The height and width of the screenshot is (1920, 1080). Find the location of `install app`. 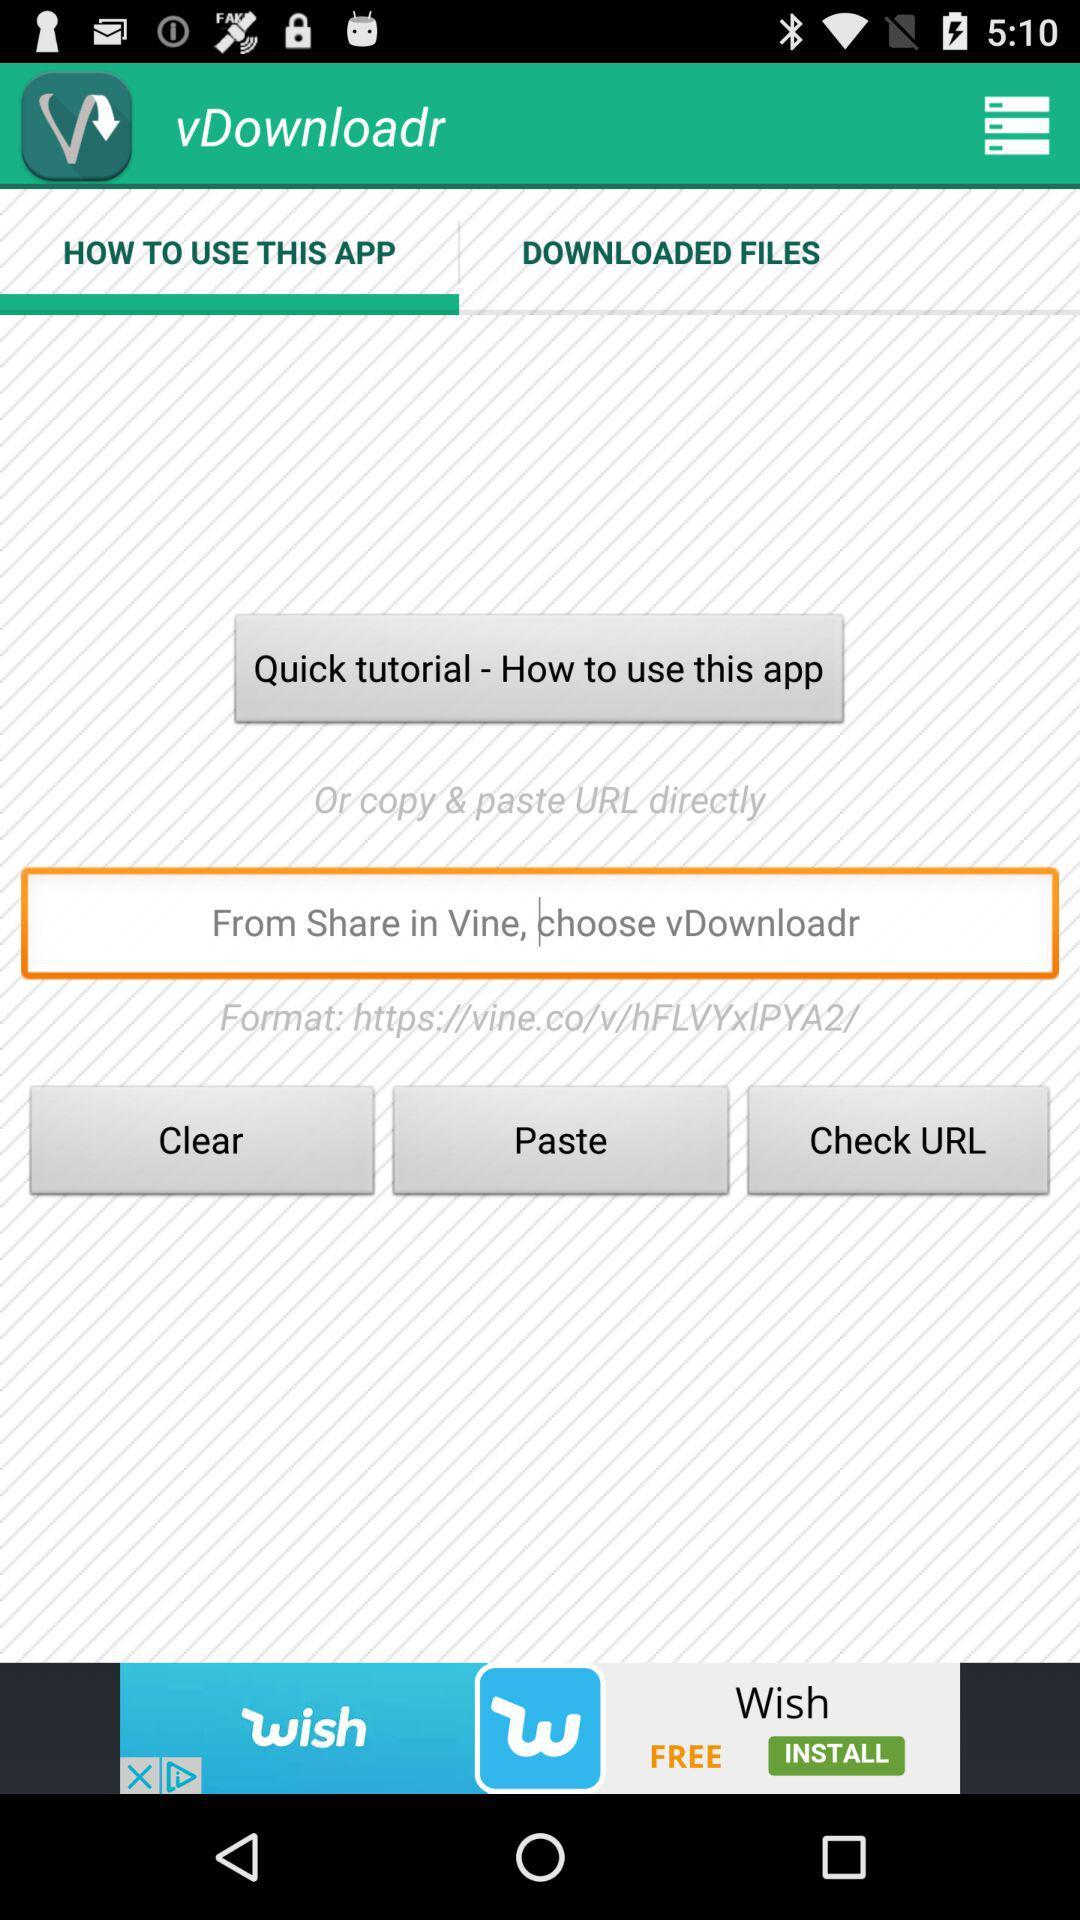

install app is located at coordinates (540, 1727).